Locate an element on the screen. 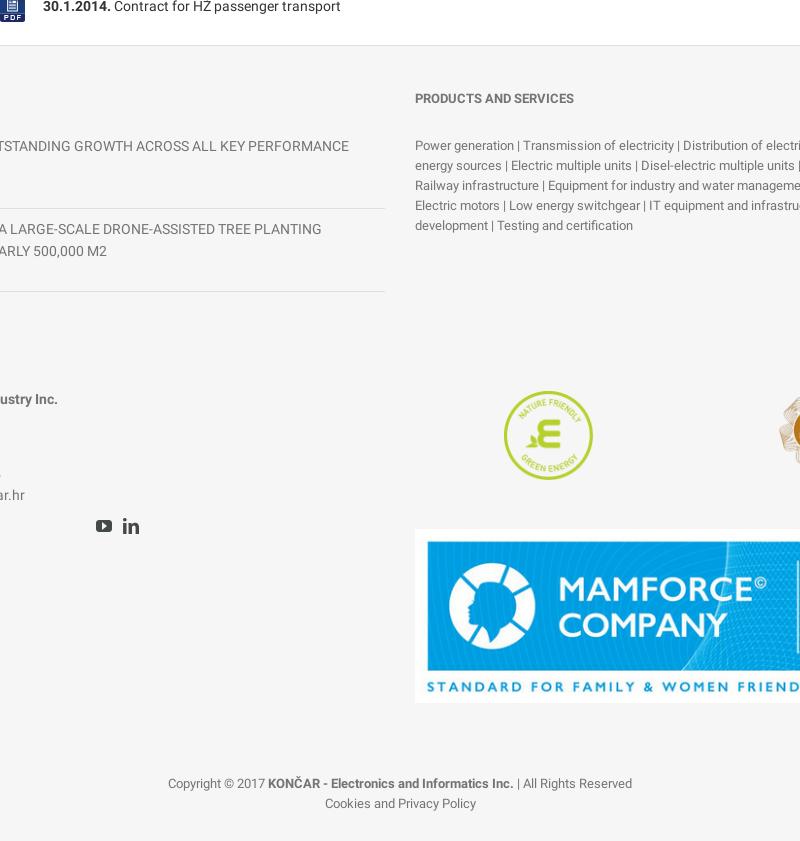  'Electric  multiple units' is located at coordinates (570, 164).